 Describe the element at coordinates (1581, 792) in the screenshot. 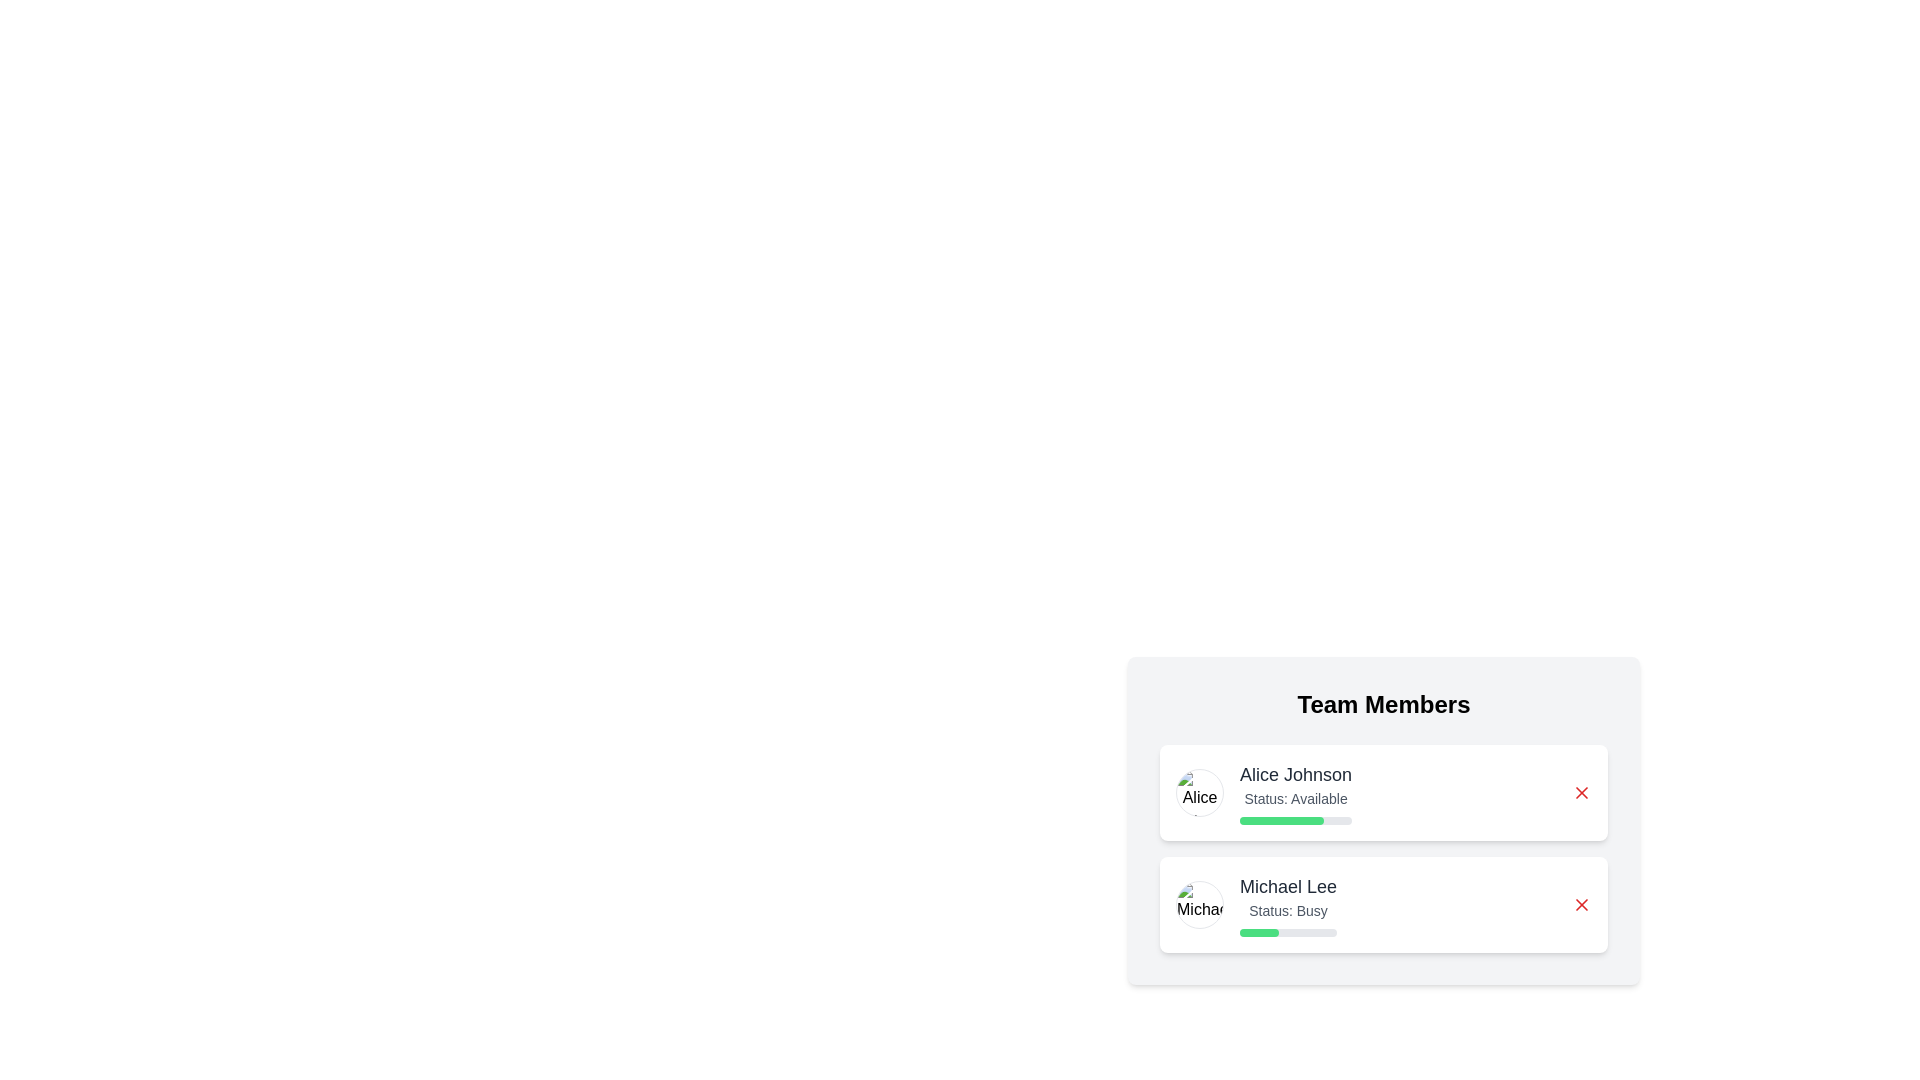

I see `remove button for the profile with name Alice Johnson` at that location.